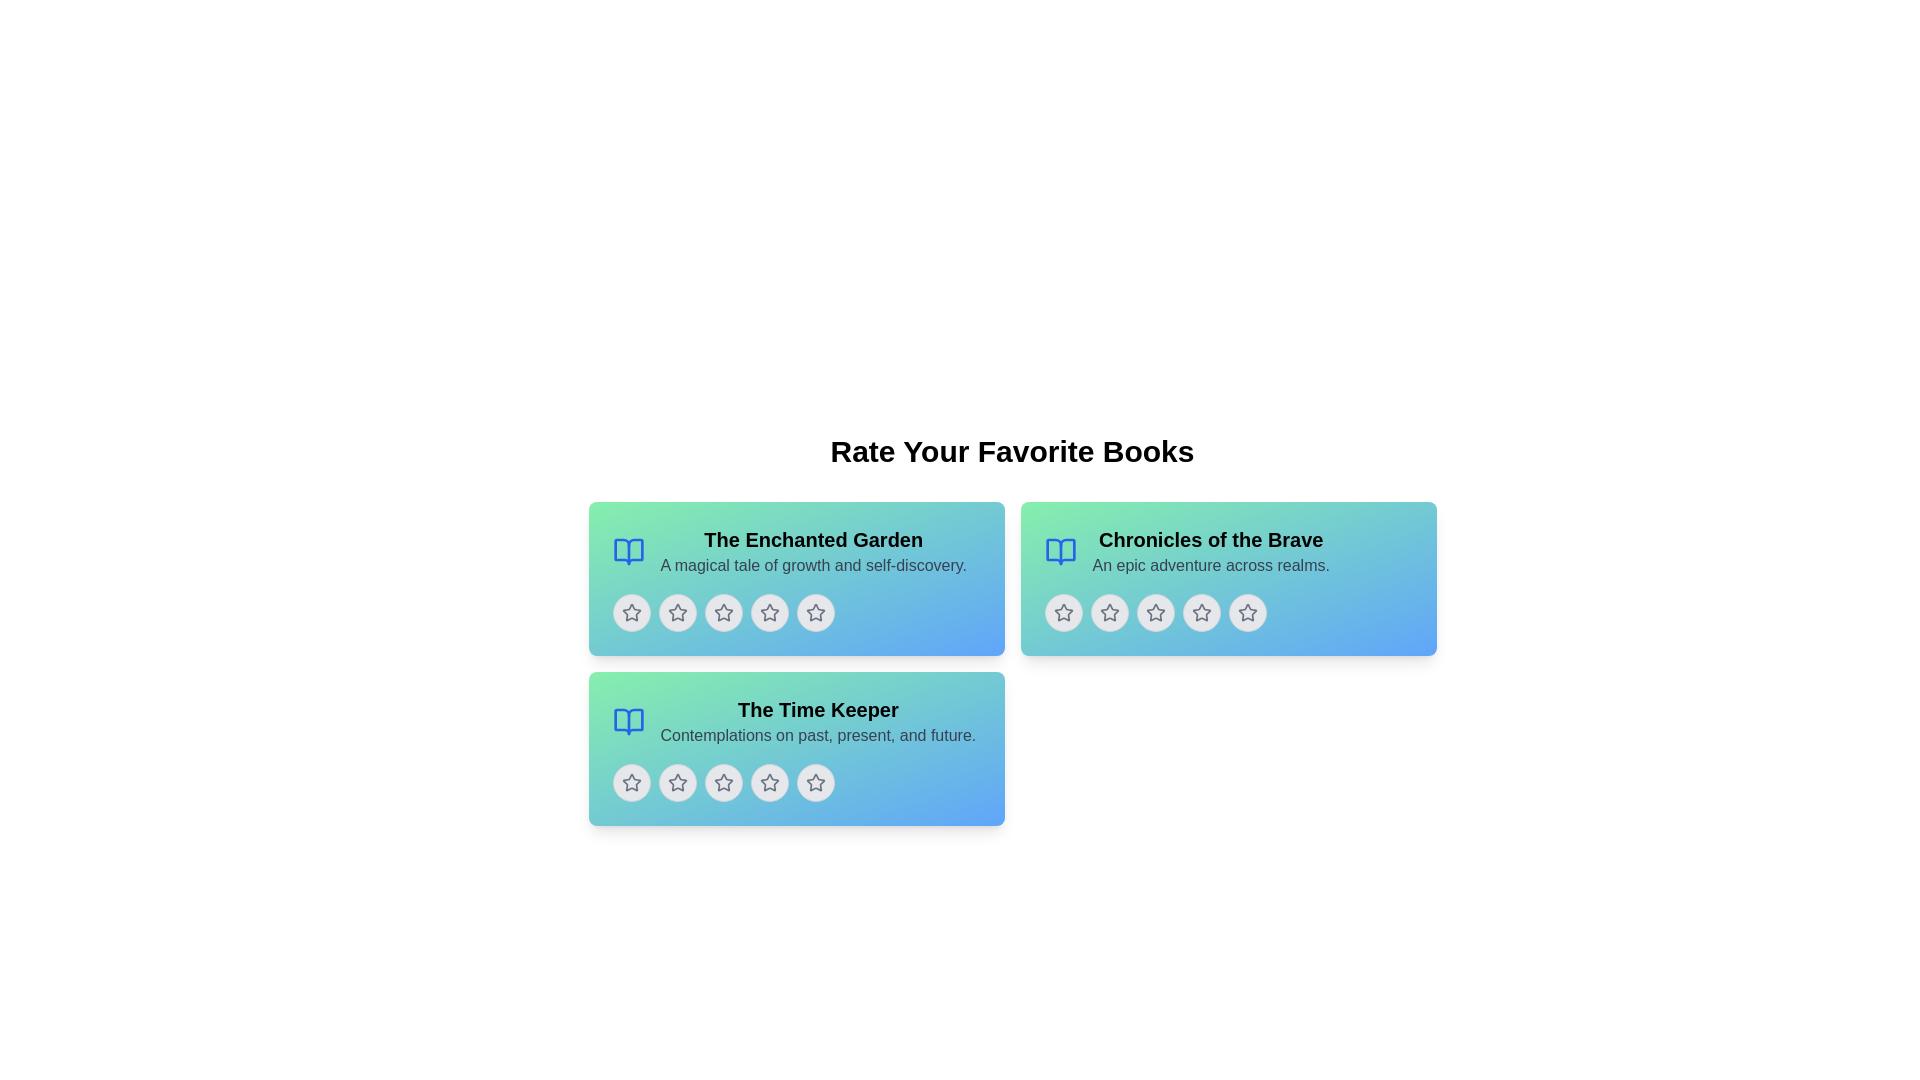 This screenshot has height=1080, width=1920. What do you see at coordinates (815, 612) in the screenshot?
I see `the fifth star rating button under the book title 'The Enchanted Garden'` at bounding box center [815, 612].